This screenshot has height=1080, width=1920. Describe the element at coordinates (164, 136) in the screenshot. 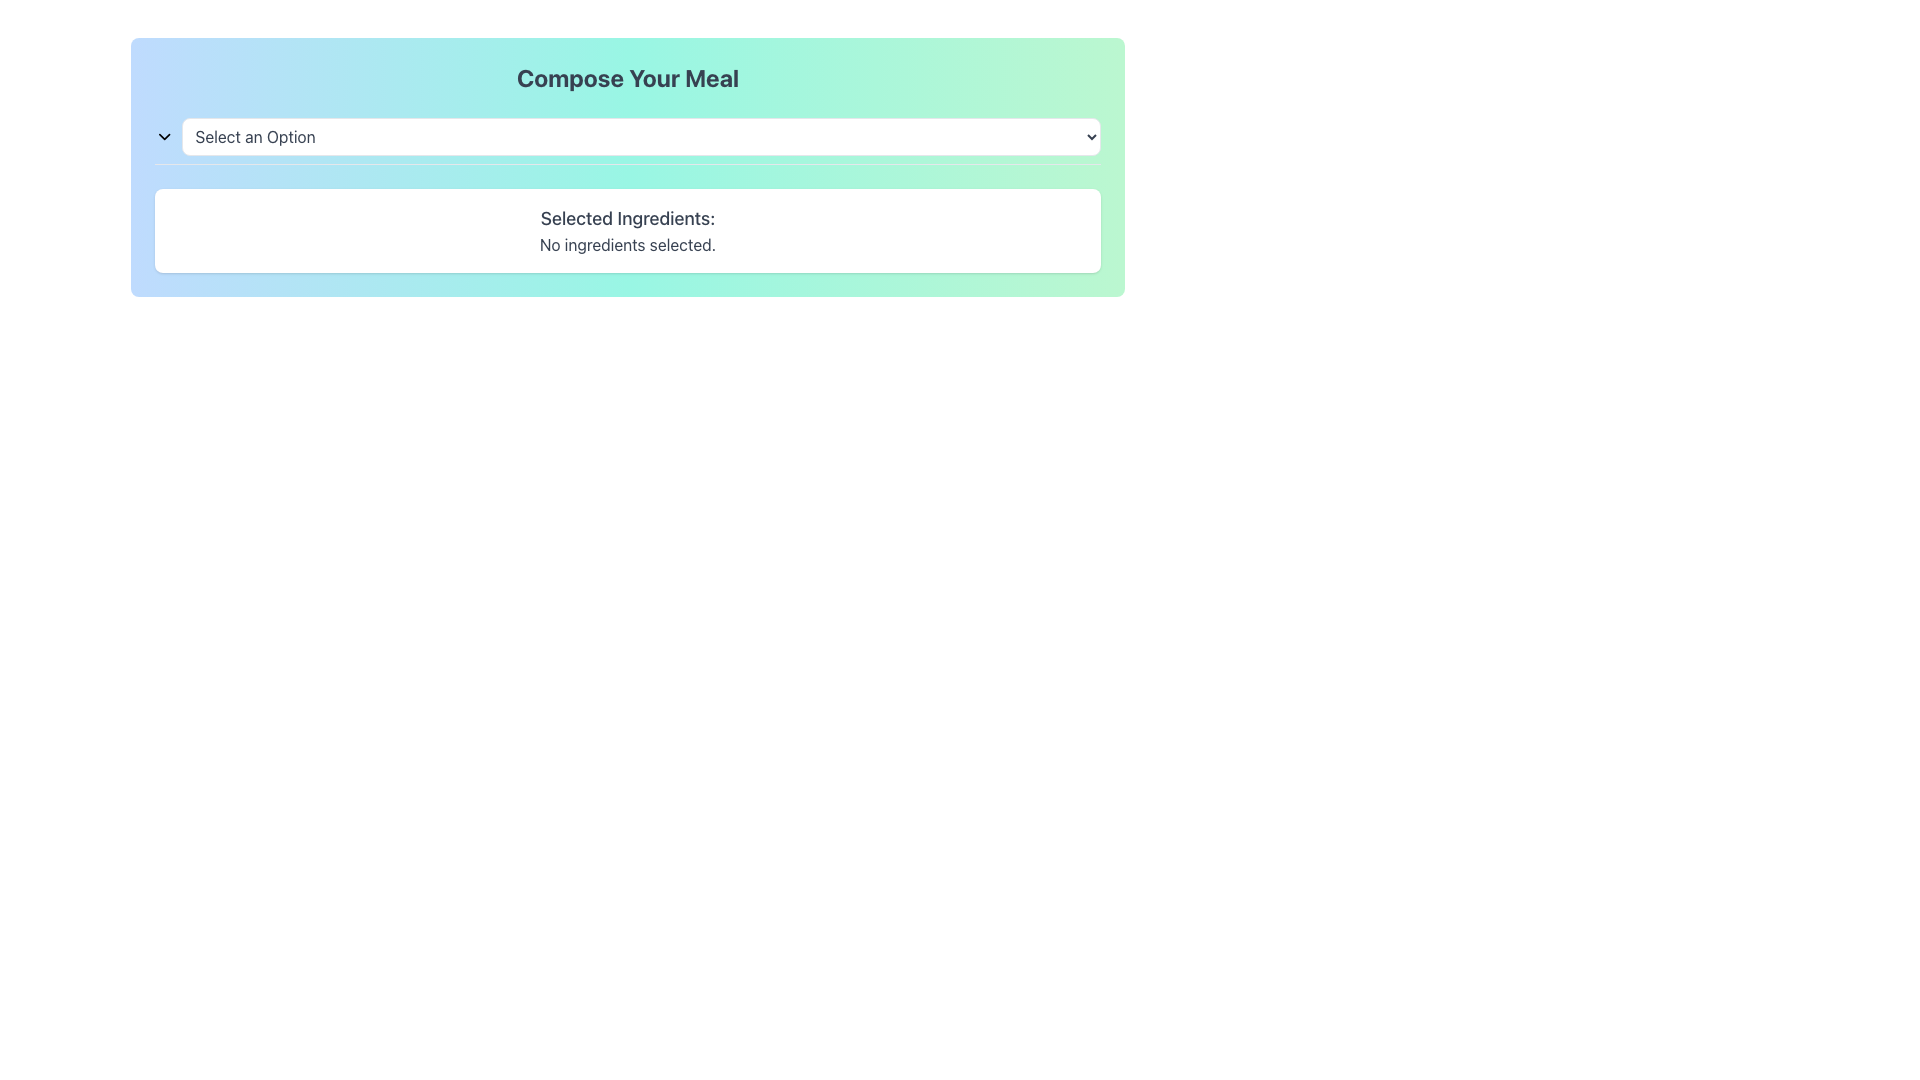

I see `the dropdown icon located to the left of the 'Select an Option' dropdown field` at that location.